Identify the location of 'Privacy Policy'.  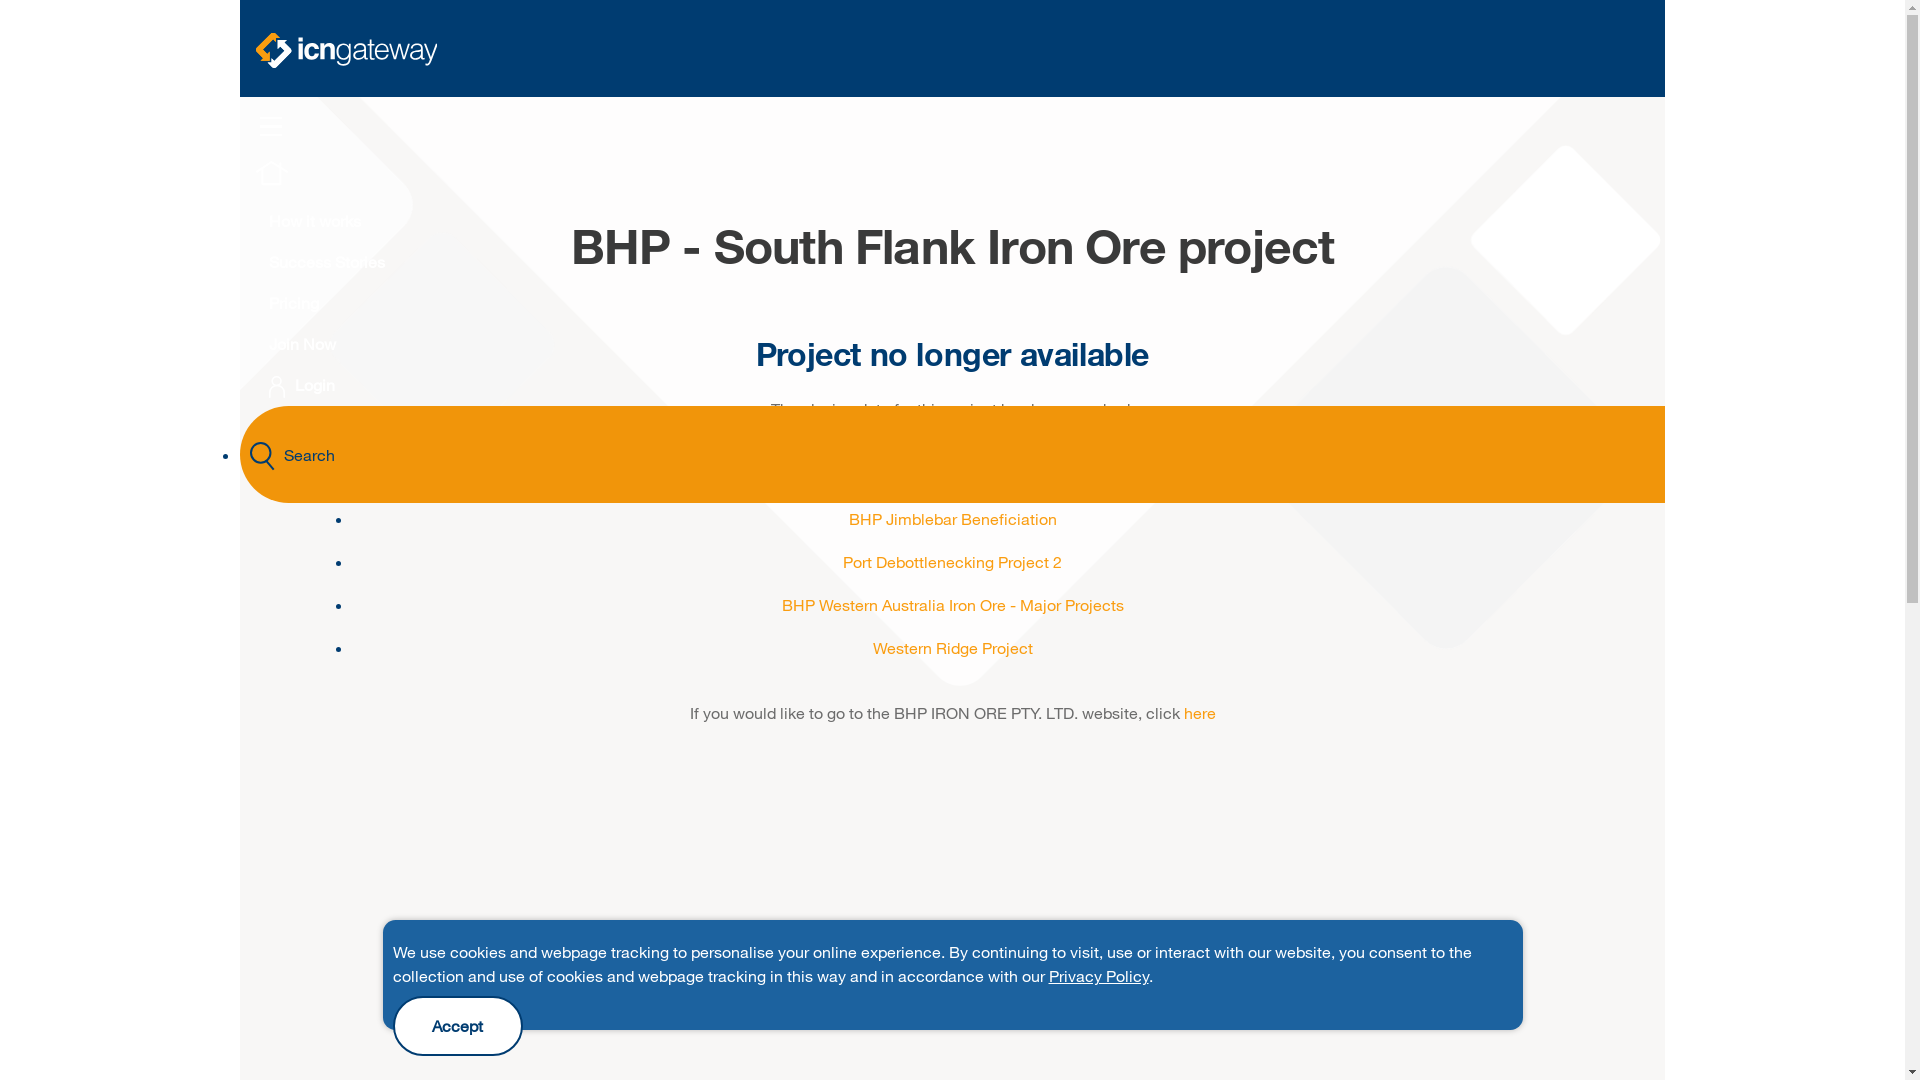
(1097, 974).